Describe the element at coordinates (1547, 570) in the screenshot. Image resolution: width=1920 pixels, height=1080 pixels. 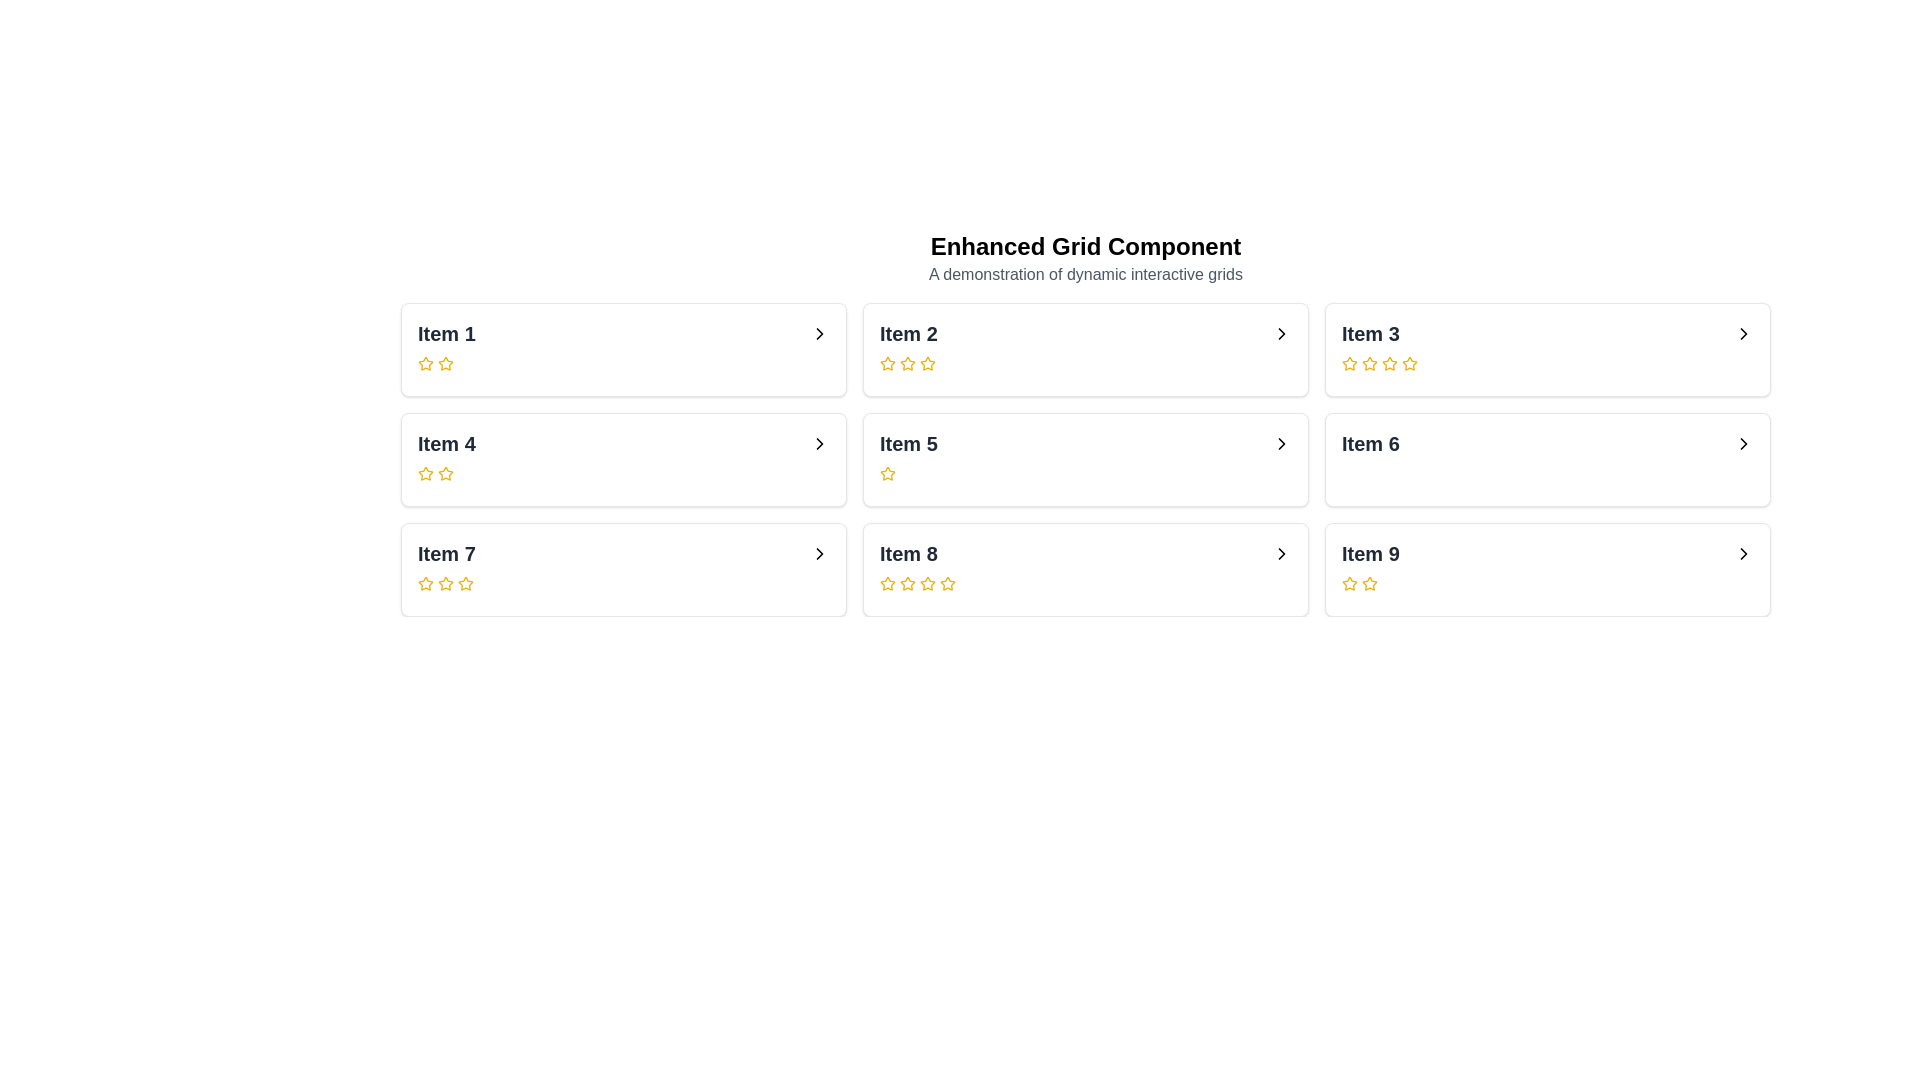
I see `the ninth card in the grid layout` at that location.